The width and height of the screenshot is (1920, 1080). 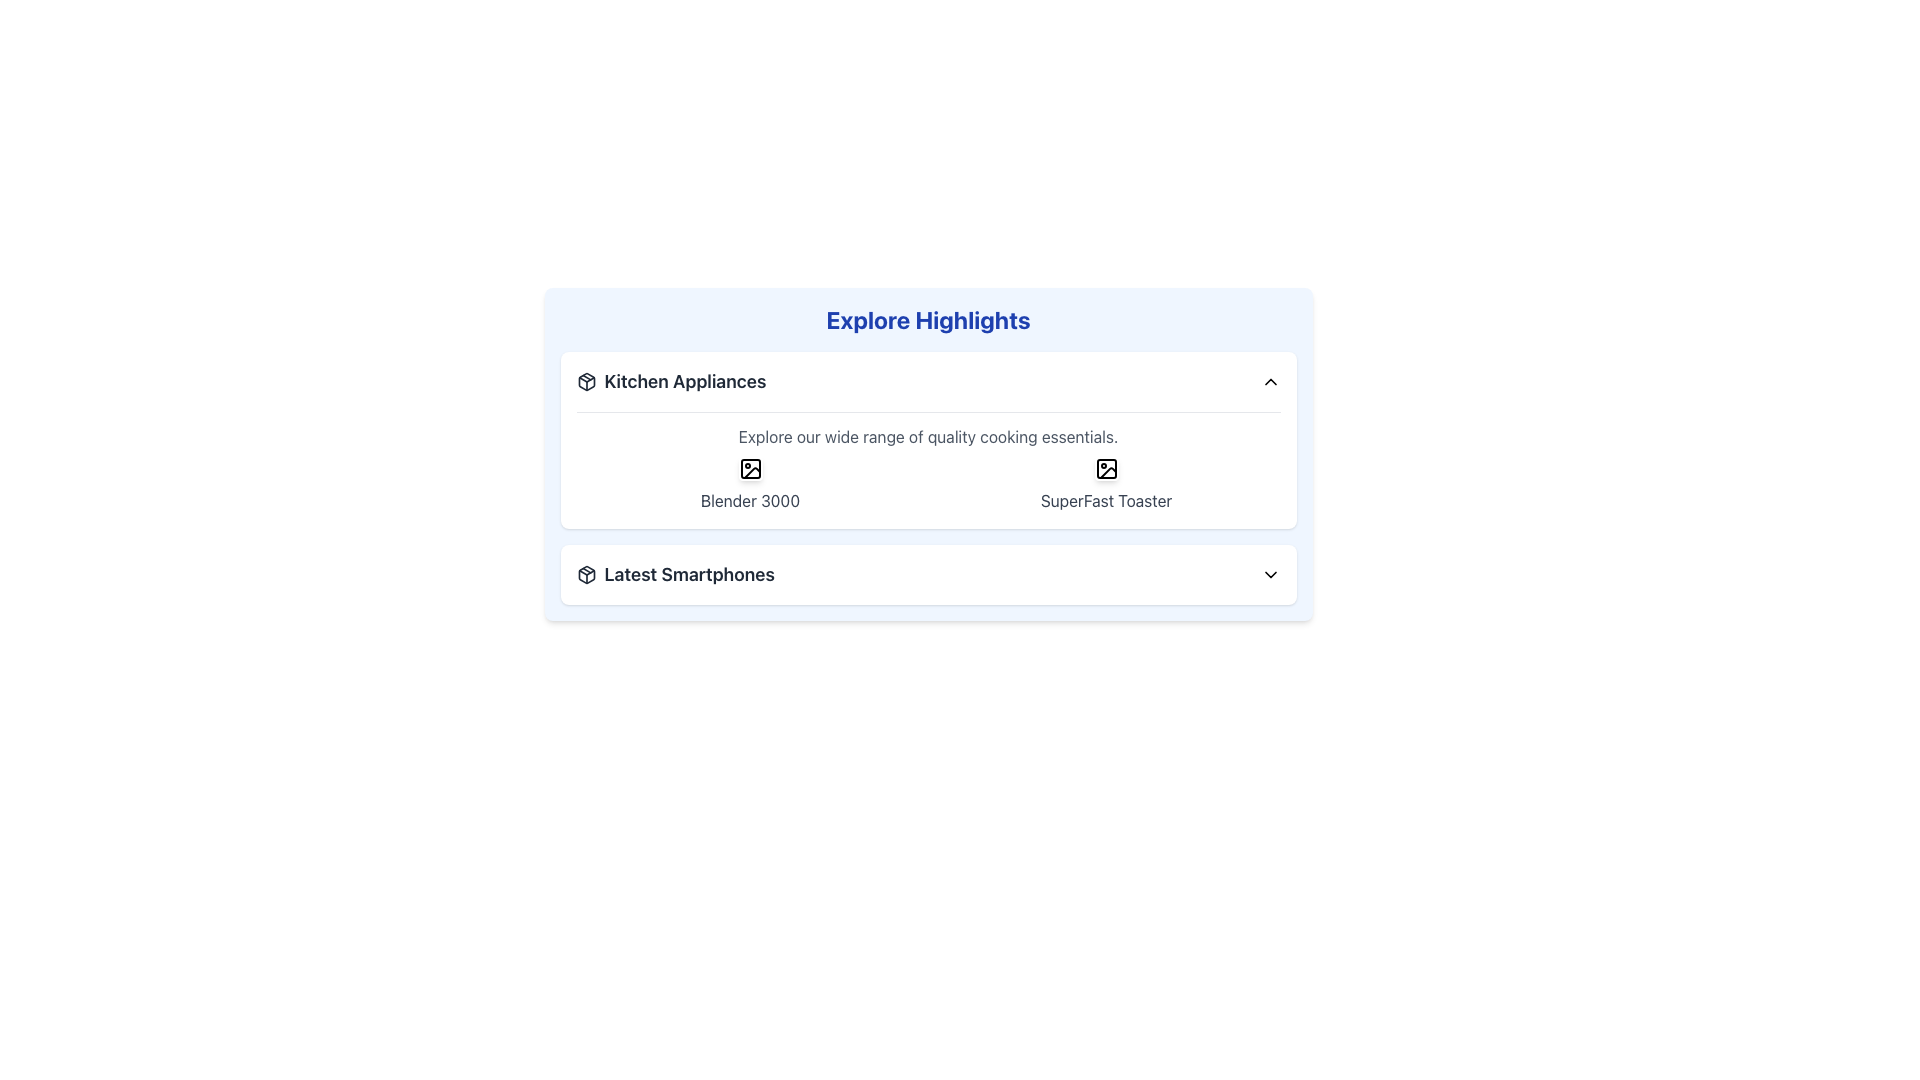 What do you see at coordinates (749, 485) in the screenshot?
I see `the 'Blender 3000' UI element, which consists of an icon with a rounded border and a centered gray-colored label below it, located in the 'Kitchen Appliances' section` at bounding box center [749, 485].